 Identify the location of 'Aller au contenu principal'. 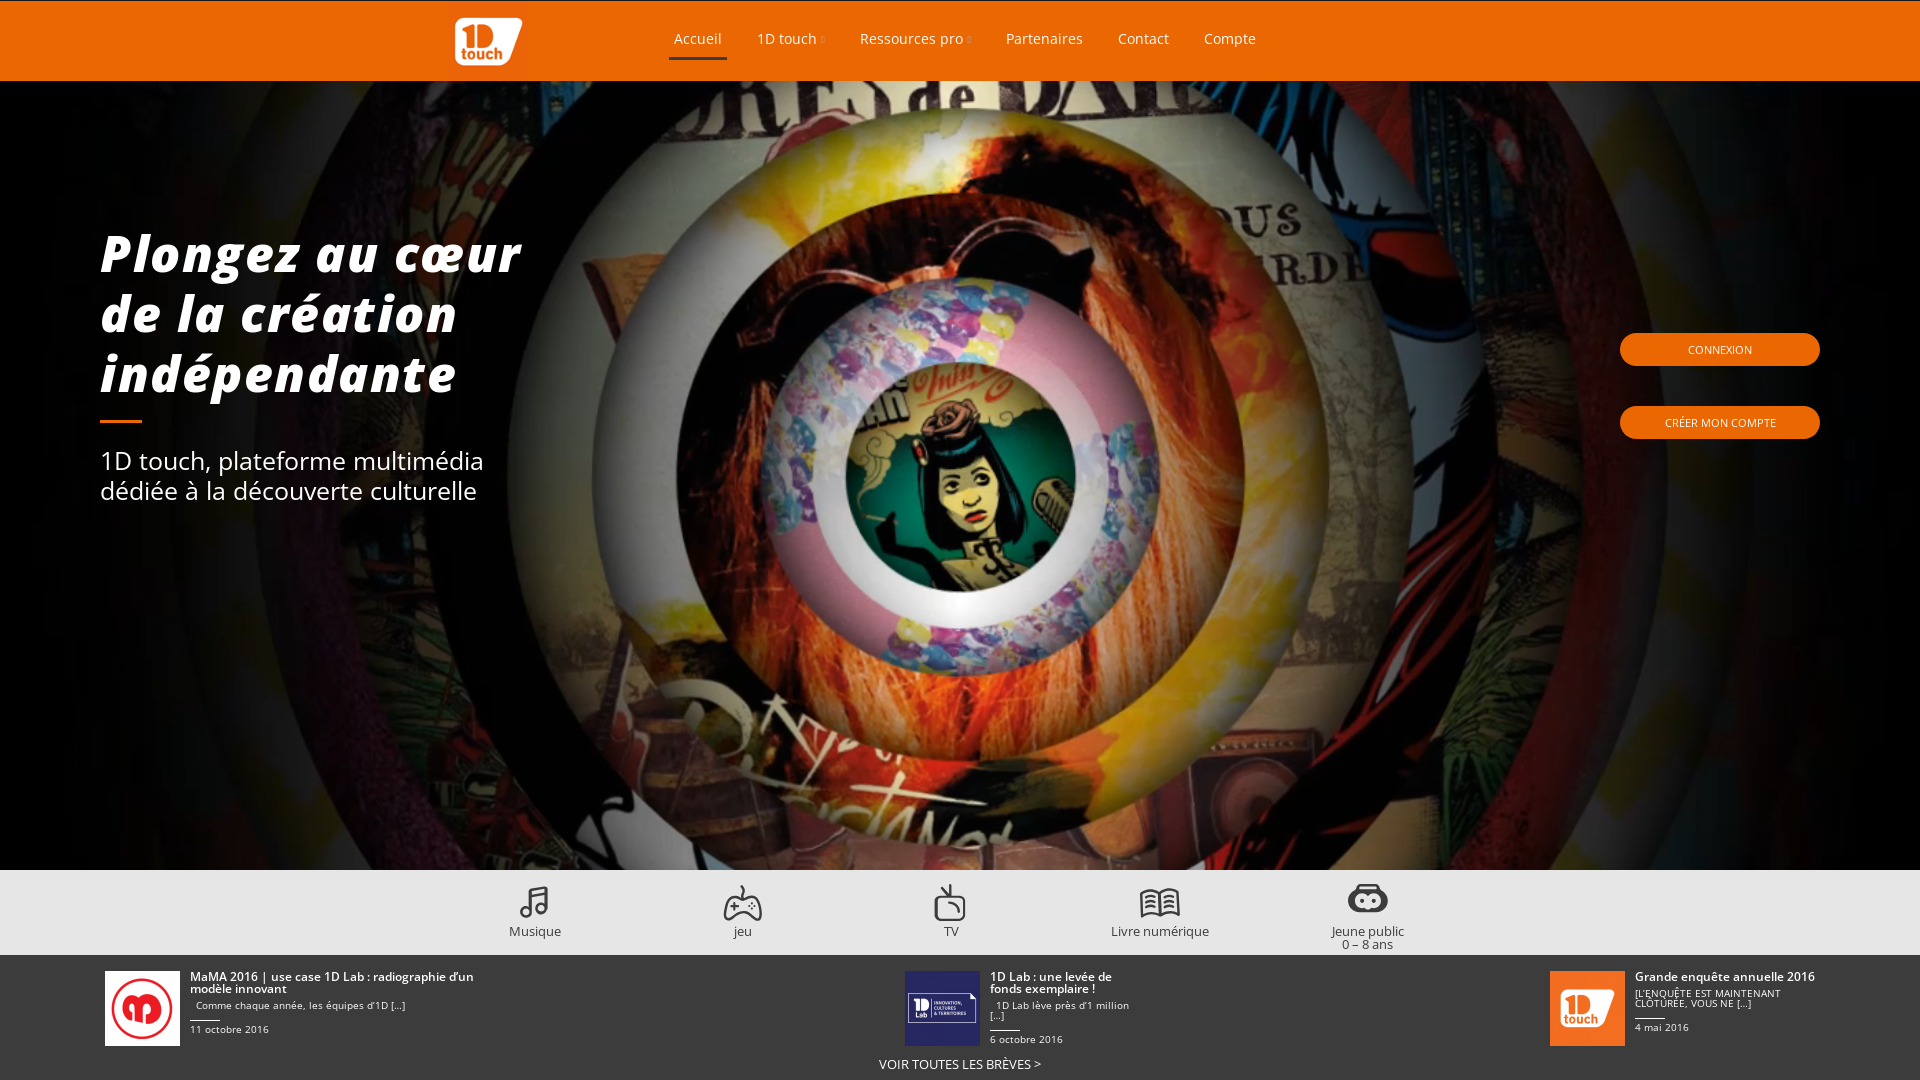
(480, 0).